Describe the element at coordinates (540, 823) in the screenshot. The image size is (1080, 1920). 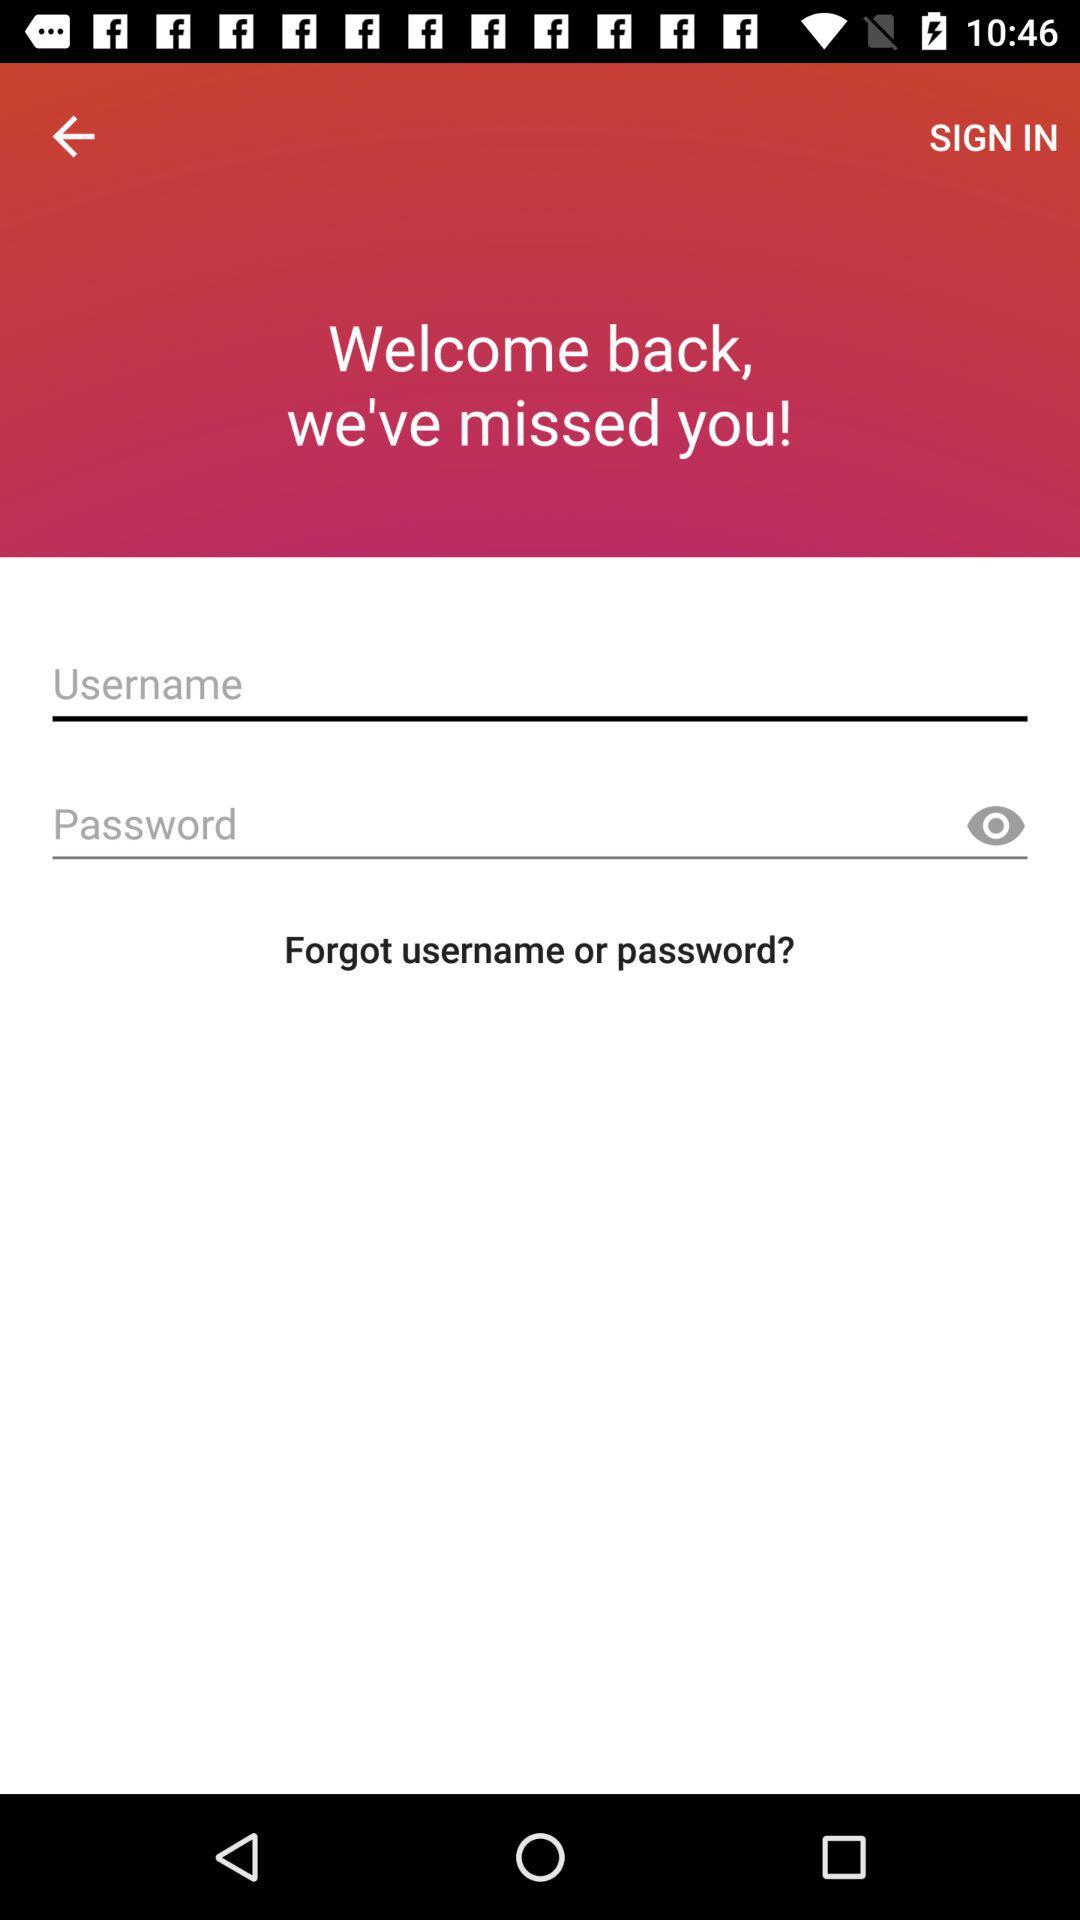
I see `password` at that location.